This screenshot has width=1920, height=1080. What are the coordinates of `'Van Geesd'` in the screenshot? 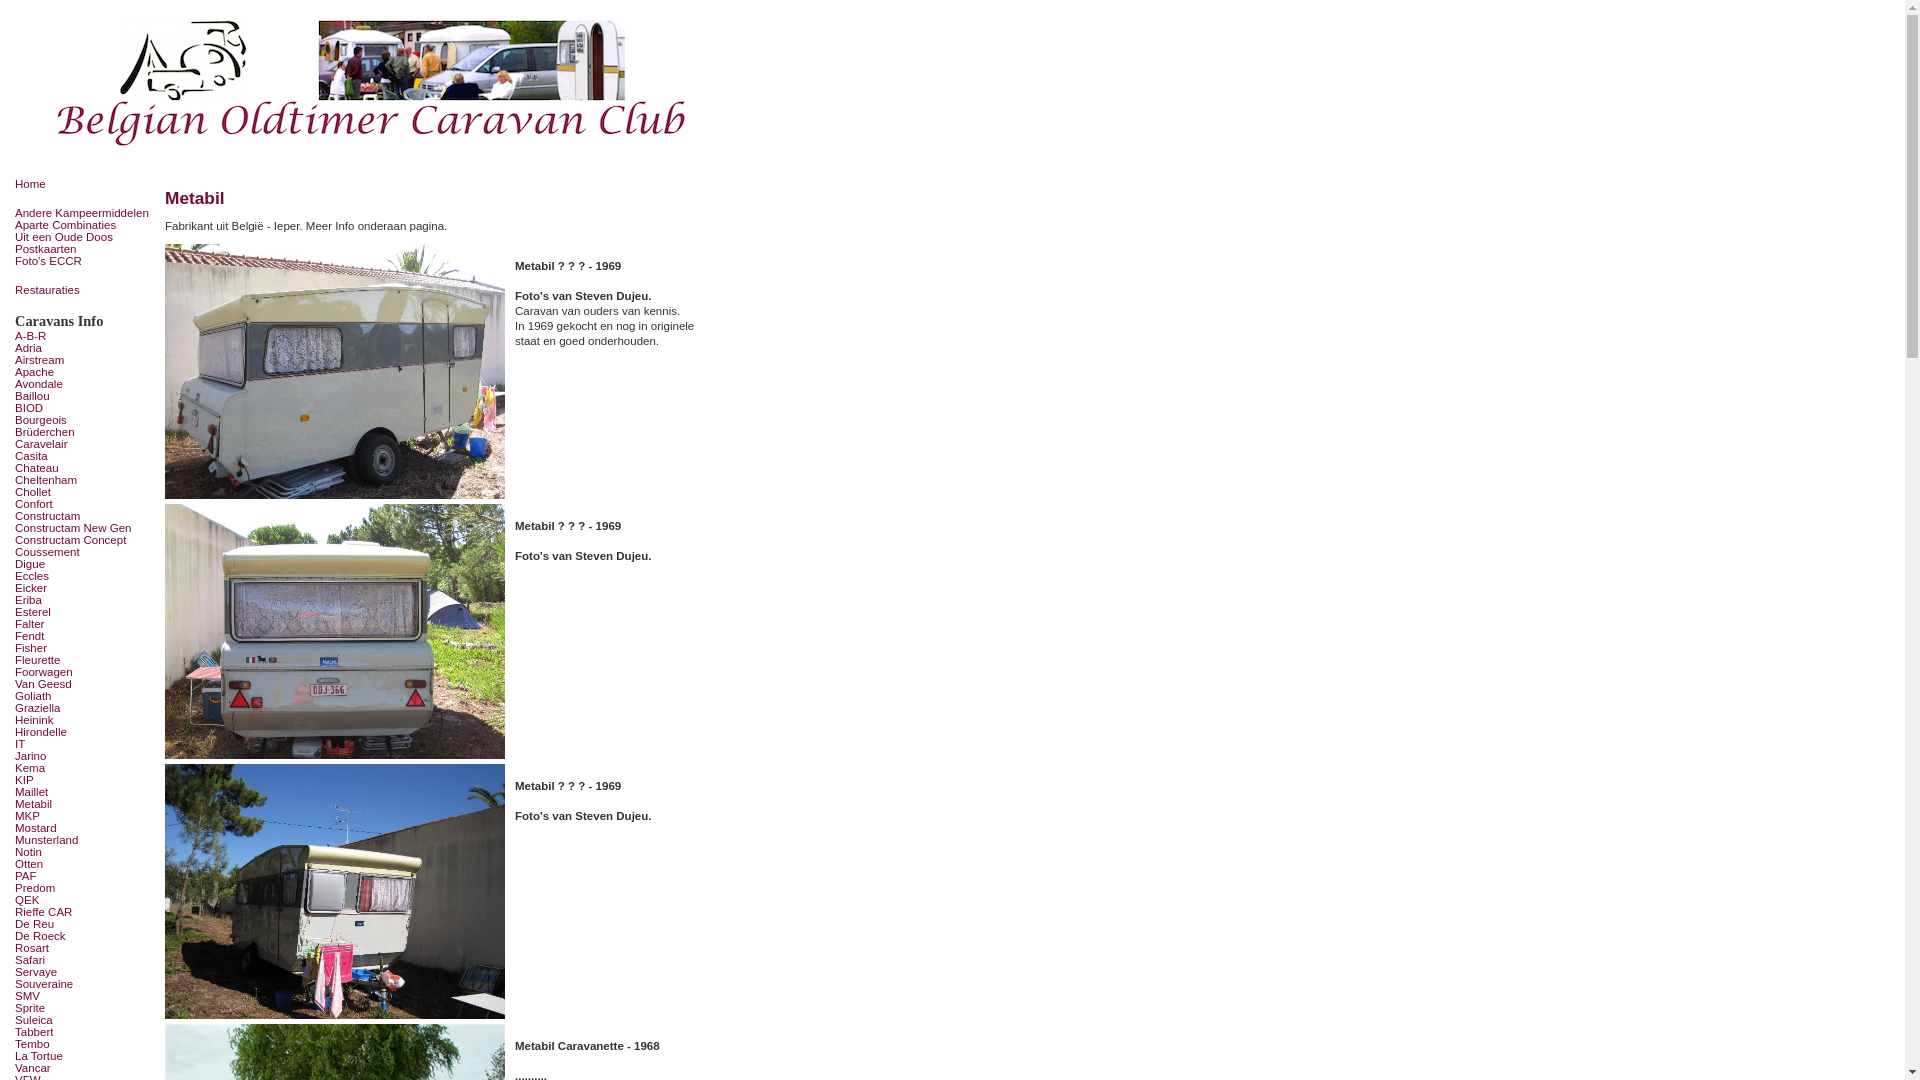 It's located at (84, 682).